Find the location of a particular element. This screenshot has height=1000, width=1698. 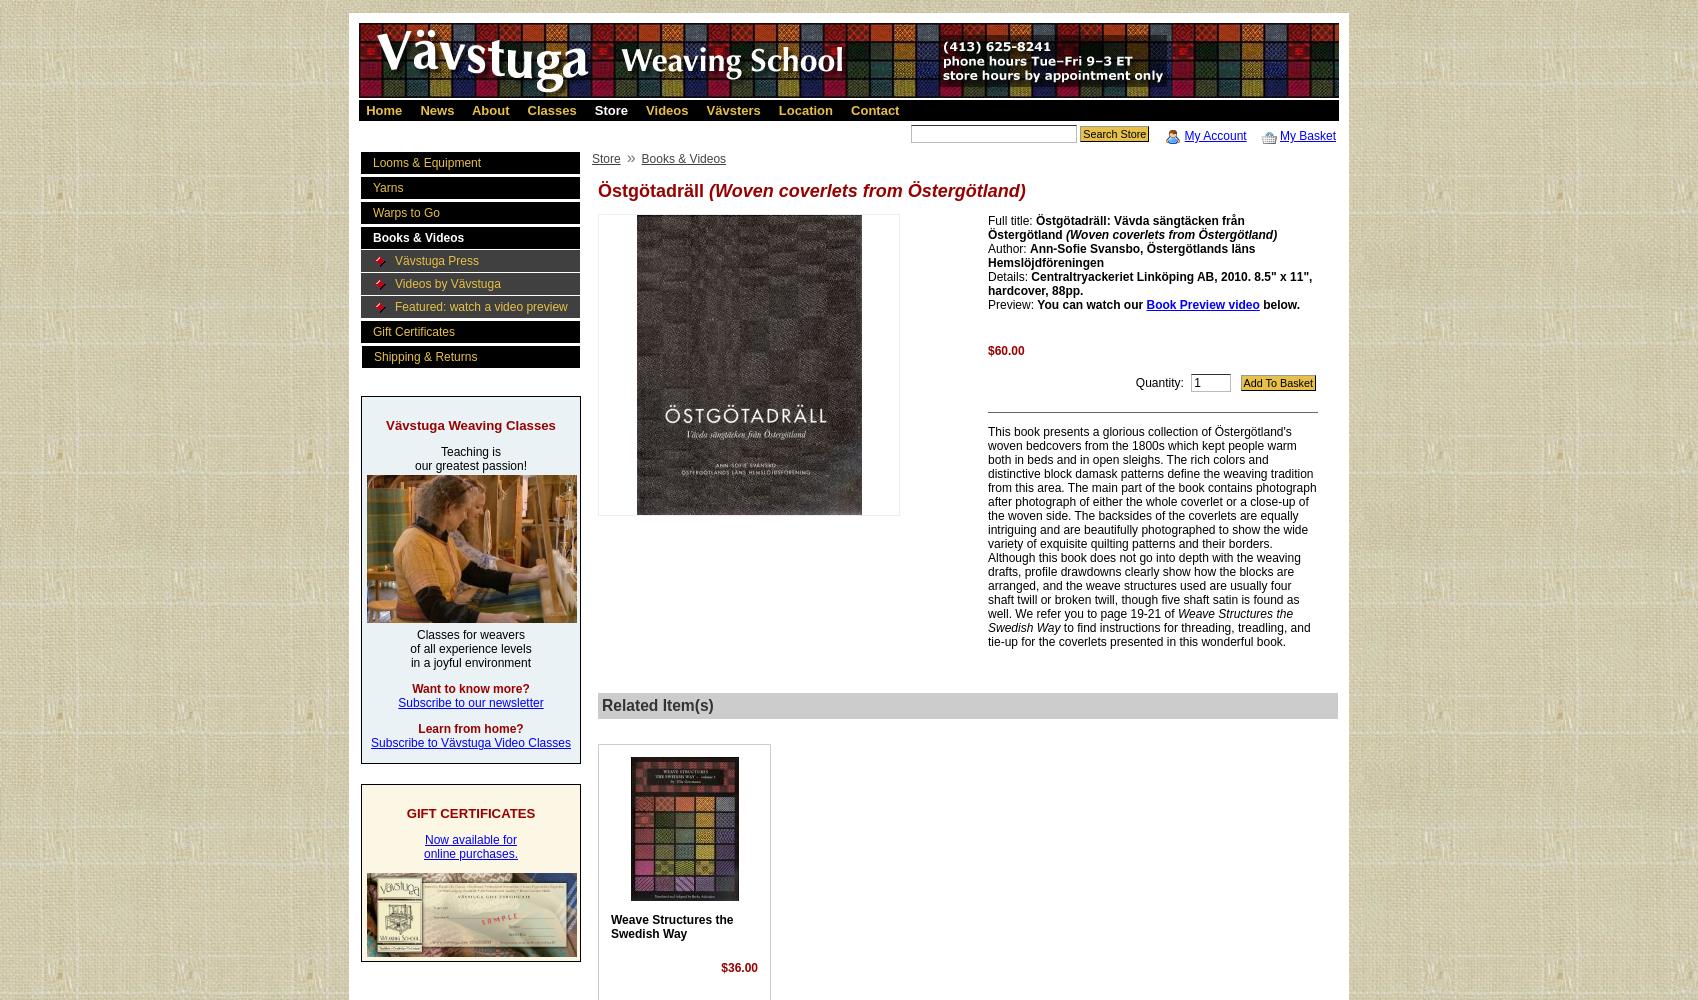

'below.' is located at coordinates (1278, 305).